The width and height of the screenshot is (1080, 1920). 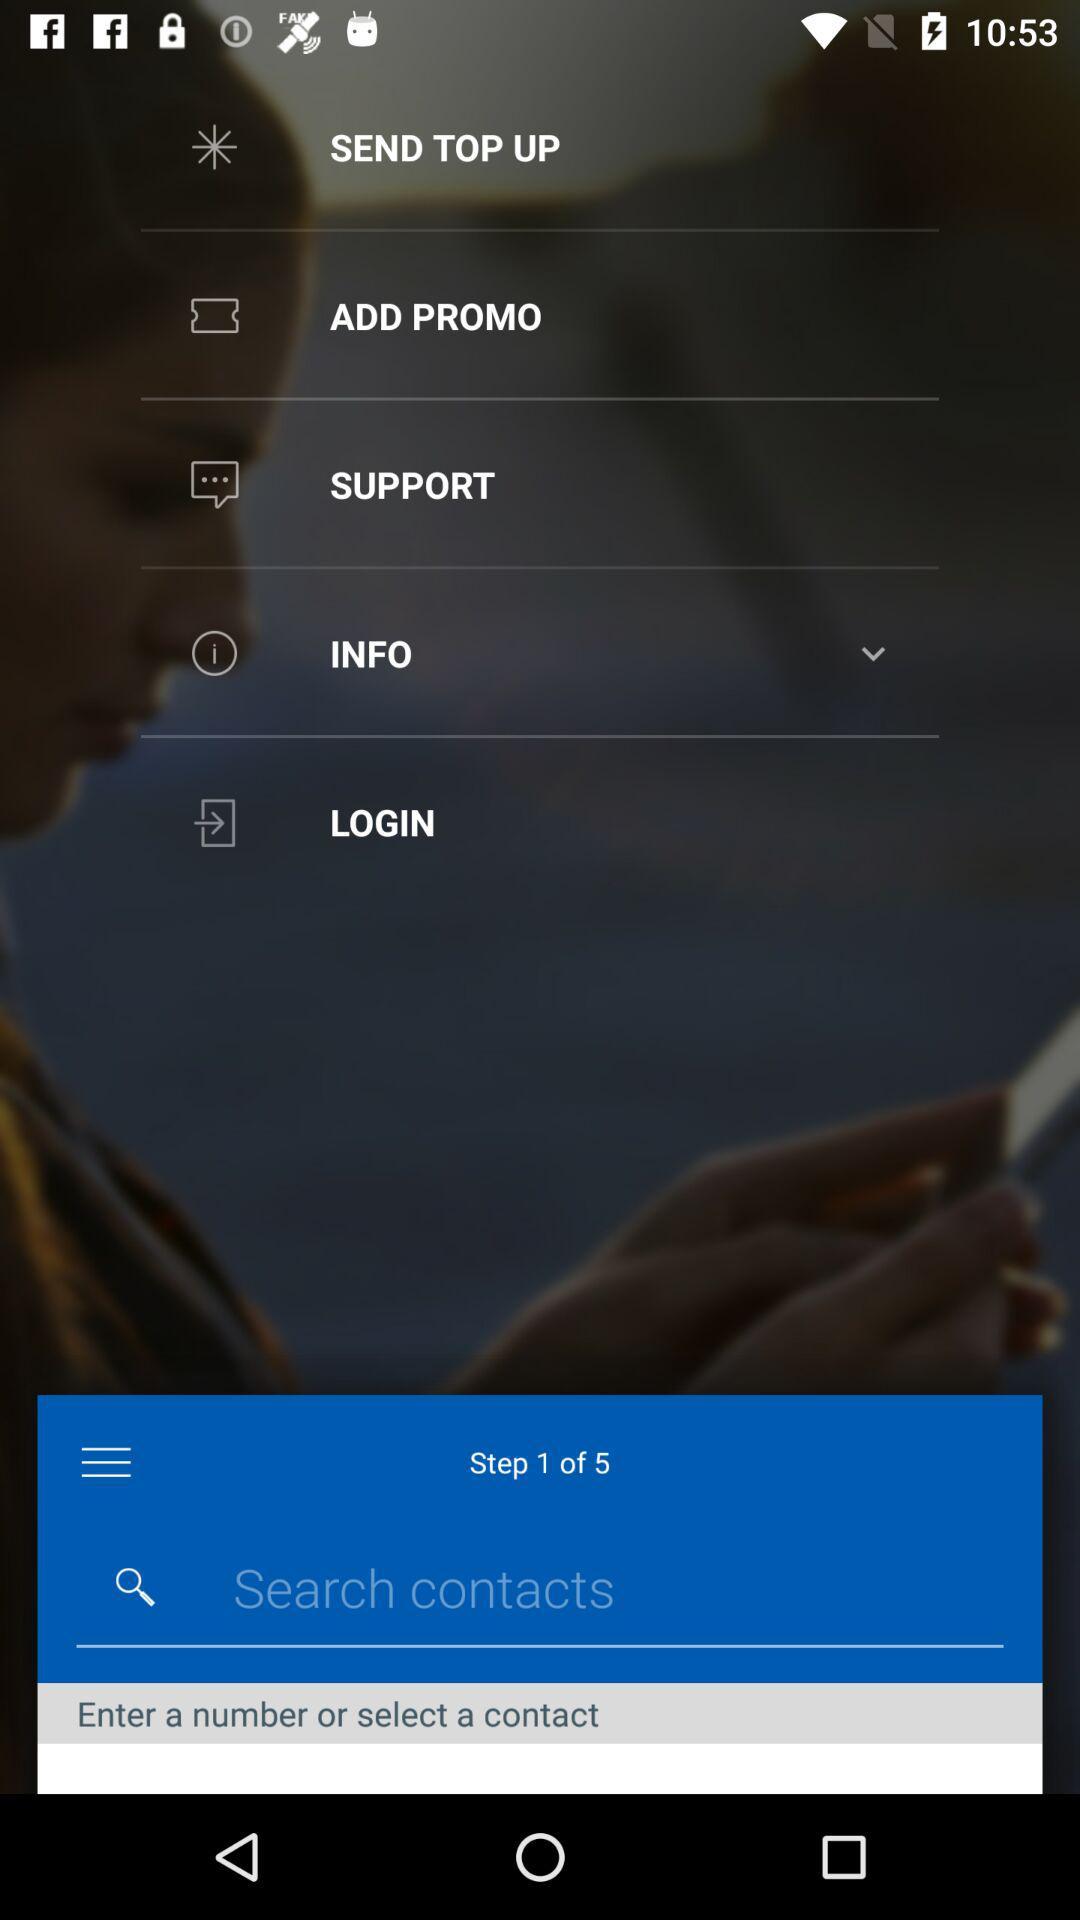 What do you see at coordinates (135, 1586) in the screenshot?
I see `the search option down below the page` at bounding box center [135, 1586].